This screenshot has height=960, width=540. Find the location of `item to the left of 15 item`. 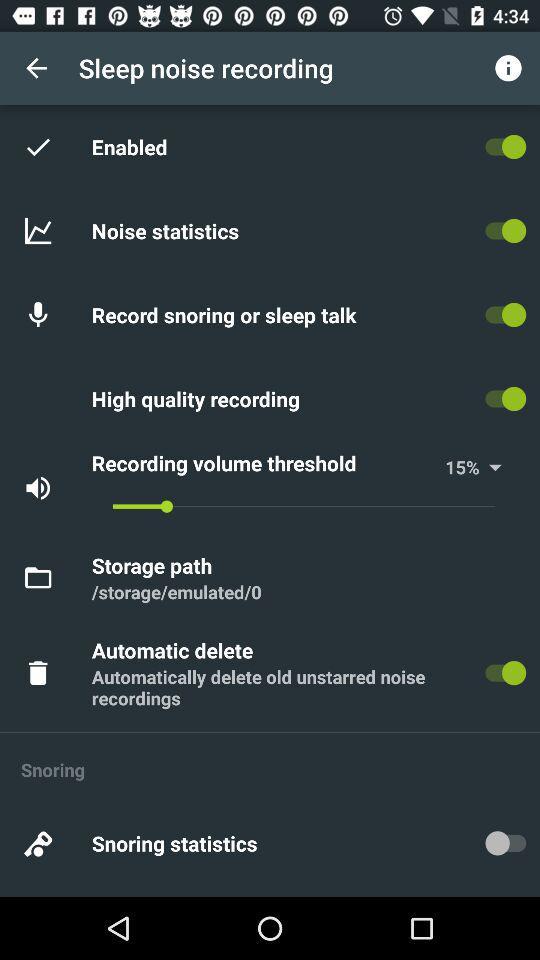

item to the left of 15 item is located at coordinates (265, 463).